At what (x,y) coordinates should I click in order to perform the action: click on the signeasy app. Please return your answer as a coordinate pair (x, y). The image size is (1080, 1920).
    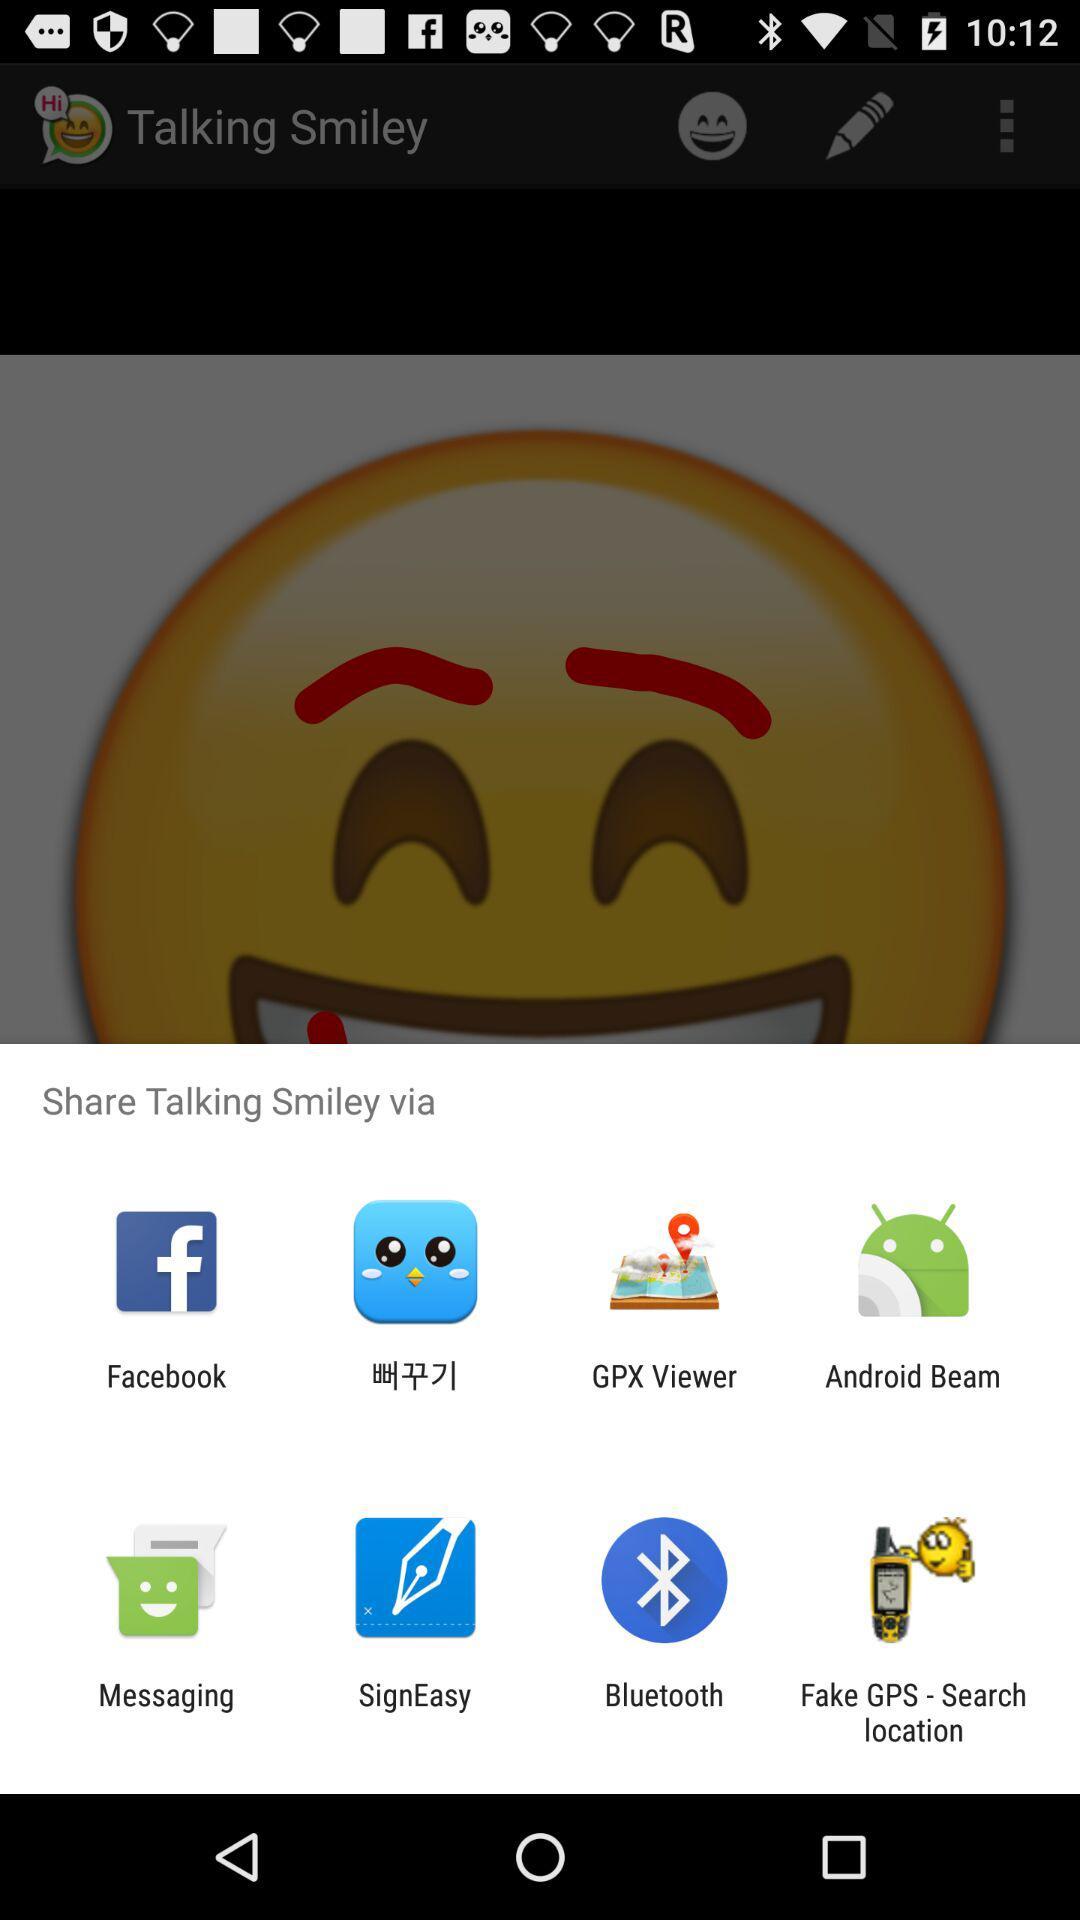
    Looking at the image, I should click on (414, 1711).